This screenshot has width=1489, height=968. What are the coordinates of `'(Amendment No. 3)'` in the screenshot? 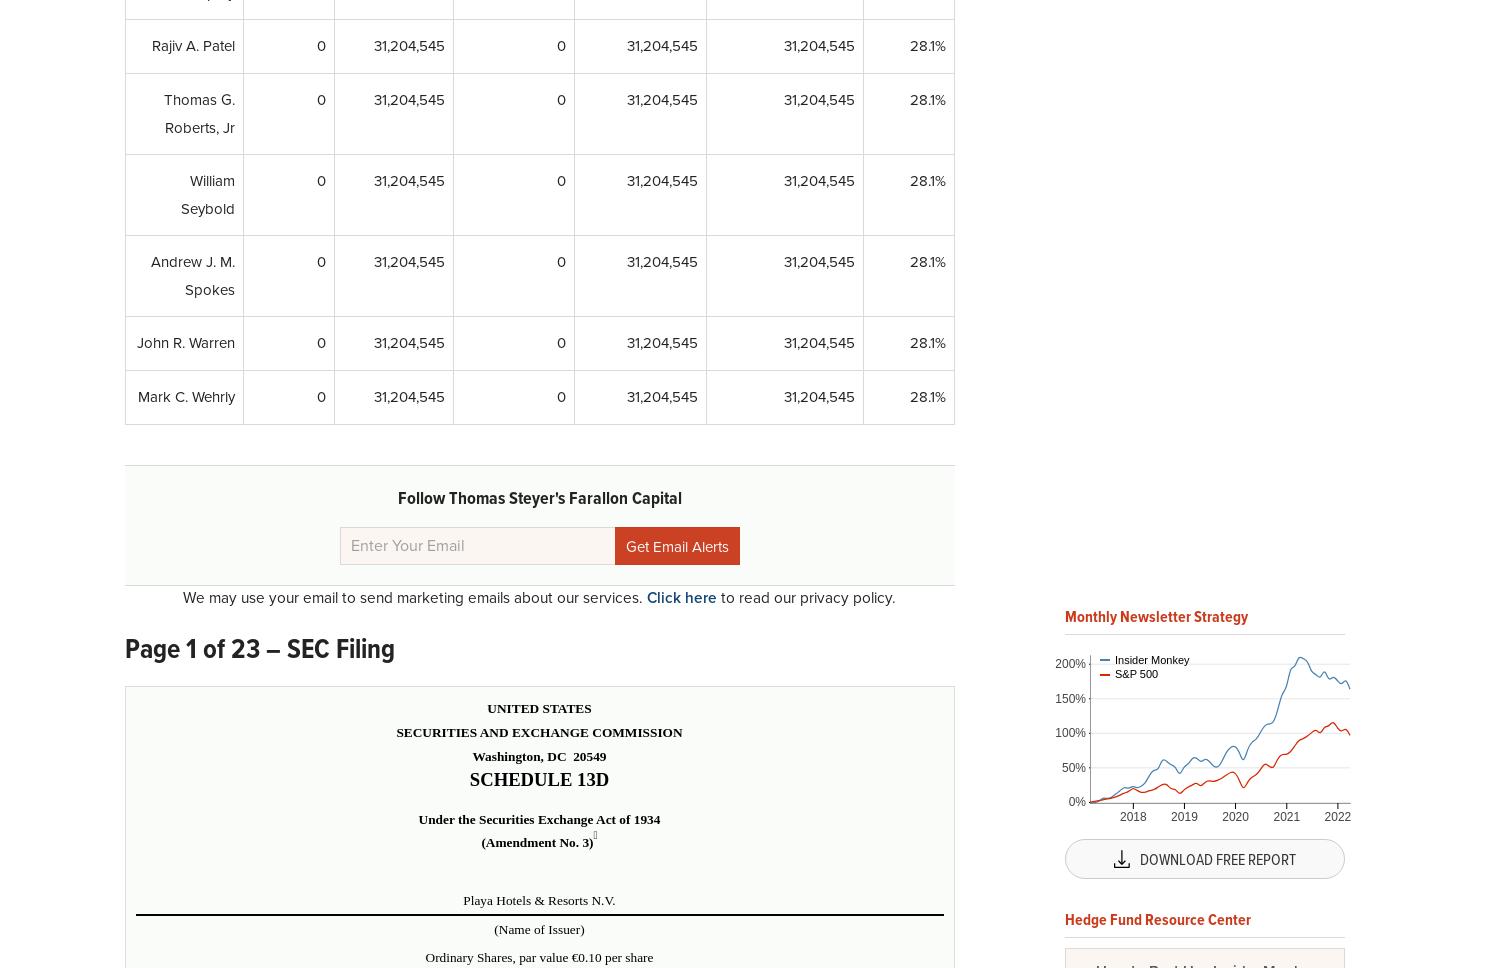 It's located at (536, 842).